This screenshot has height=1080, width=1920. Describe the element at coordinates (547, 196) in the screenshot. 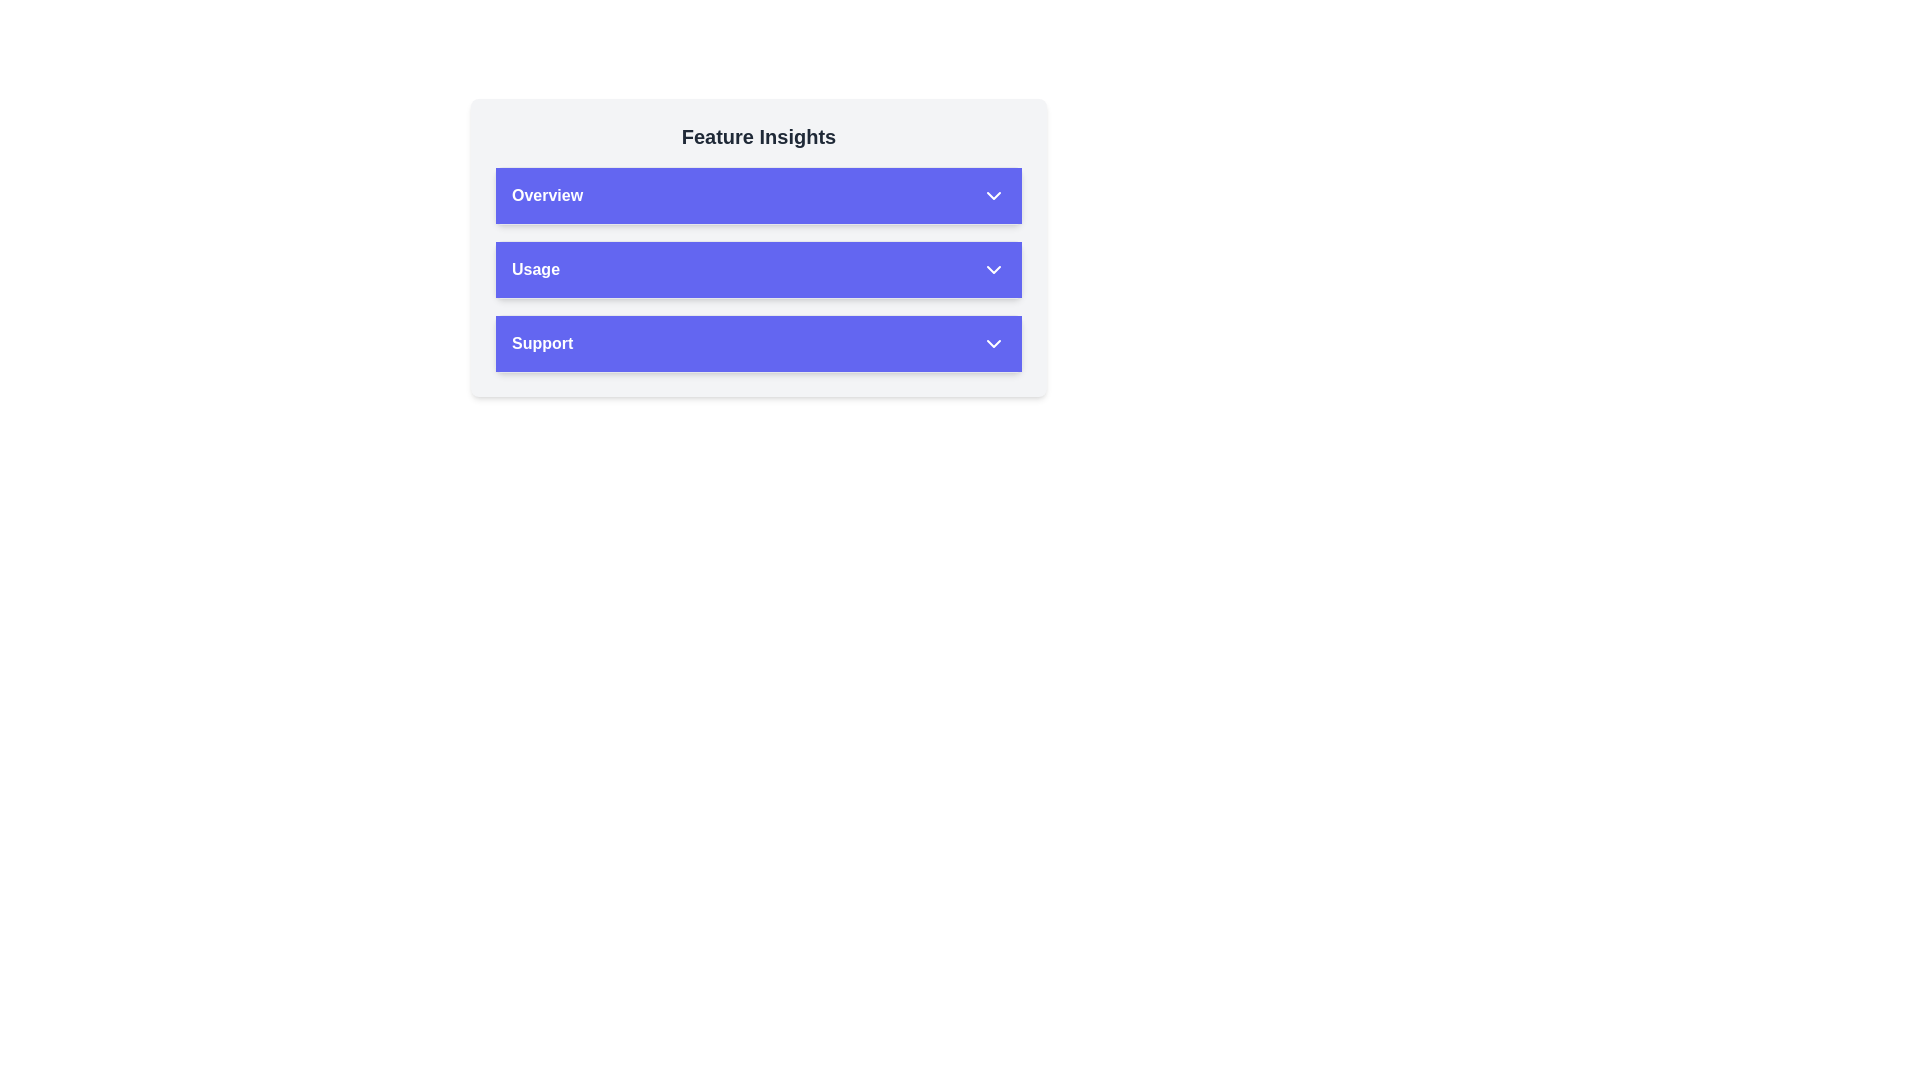

I see `the 'Overview' header text label located in the top blue bar of the menu` at that location.